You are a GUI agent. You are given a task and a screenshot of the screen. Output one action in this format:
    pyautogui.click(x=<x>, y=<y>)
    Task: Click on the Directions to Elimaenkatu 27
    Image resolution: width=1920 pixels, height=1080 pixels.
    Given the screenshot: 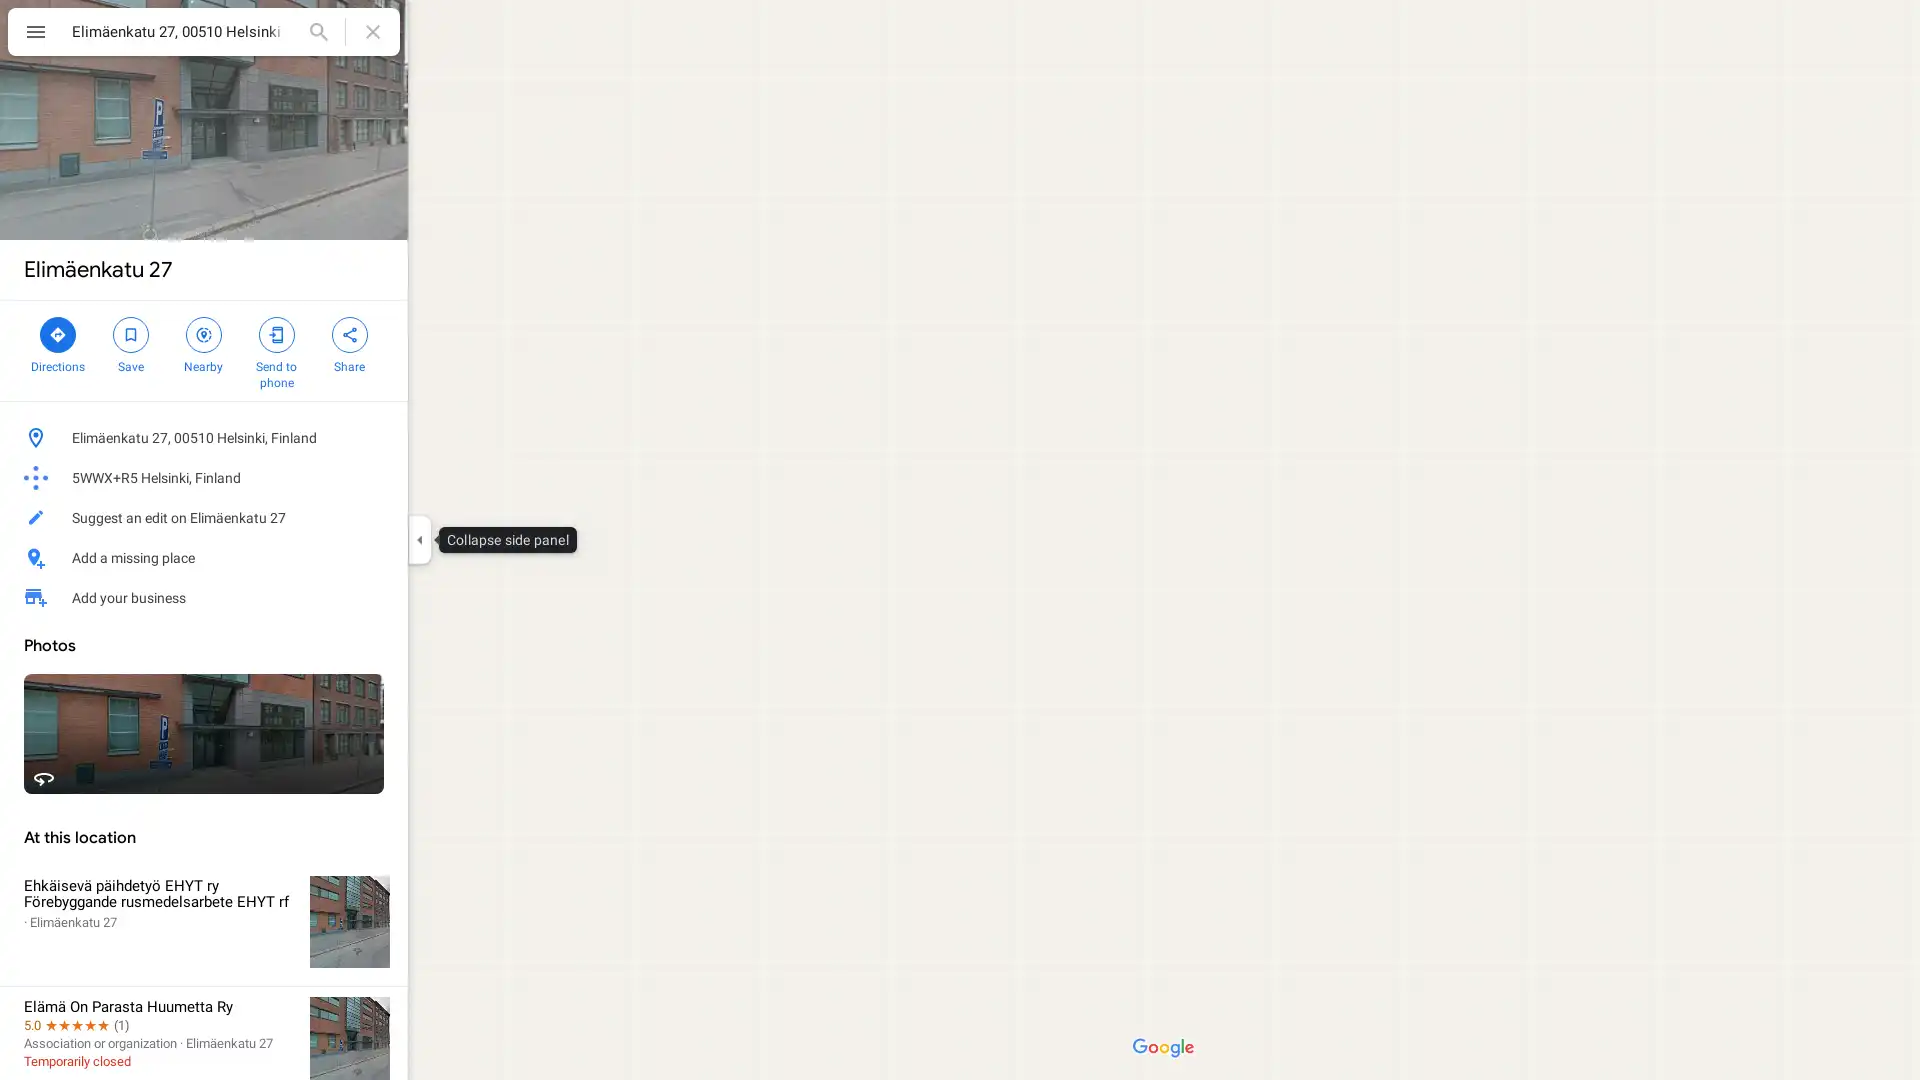 What is the action you would take?
    pyautogui.click(x=57, y=342)
    